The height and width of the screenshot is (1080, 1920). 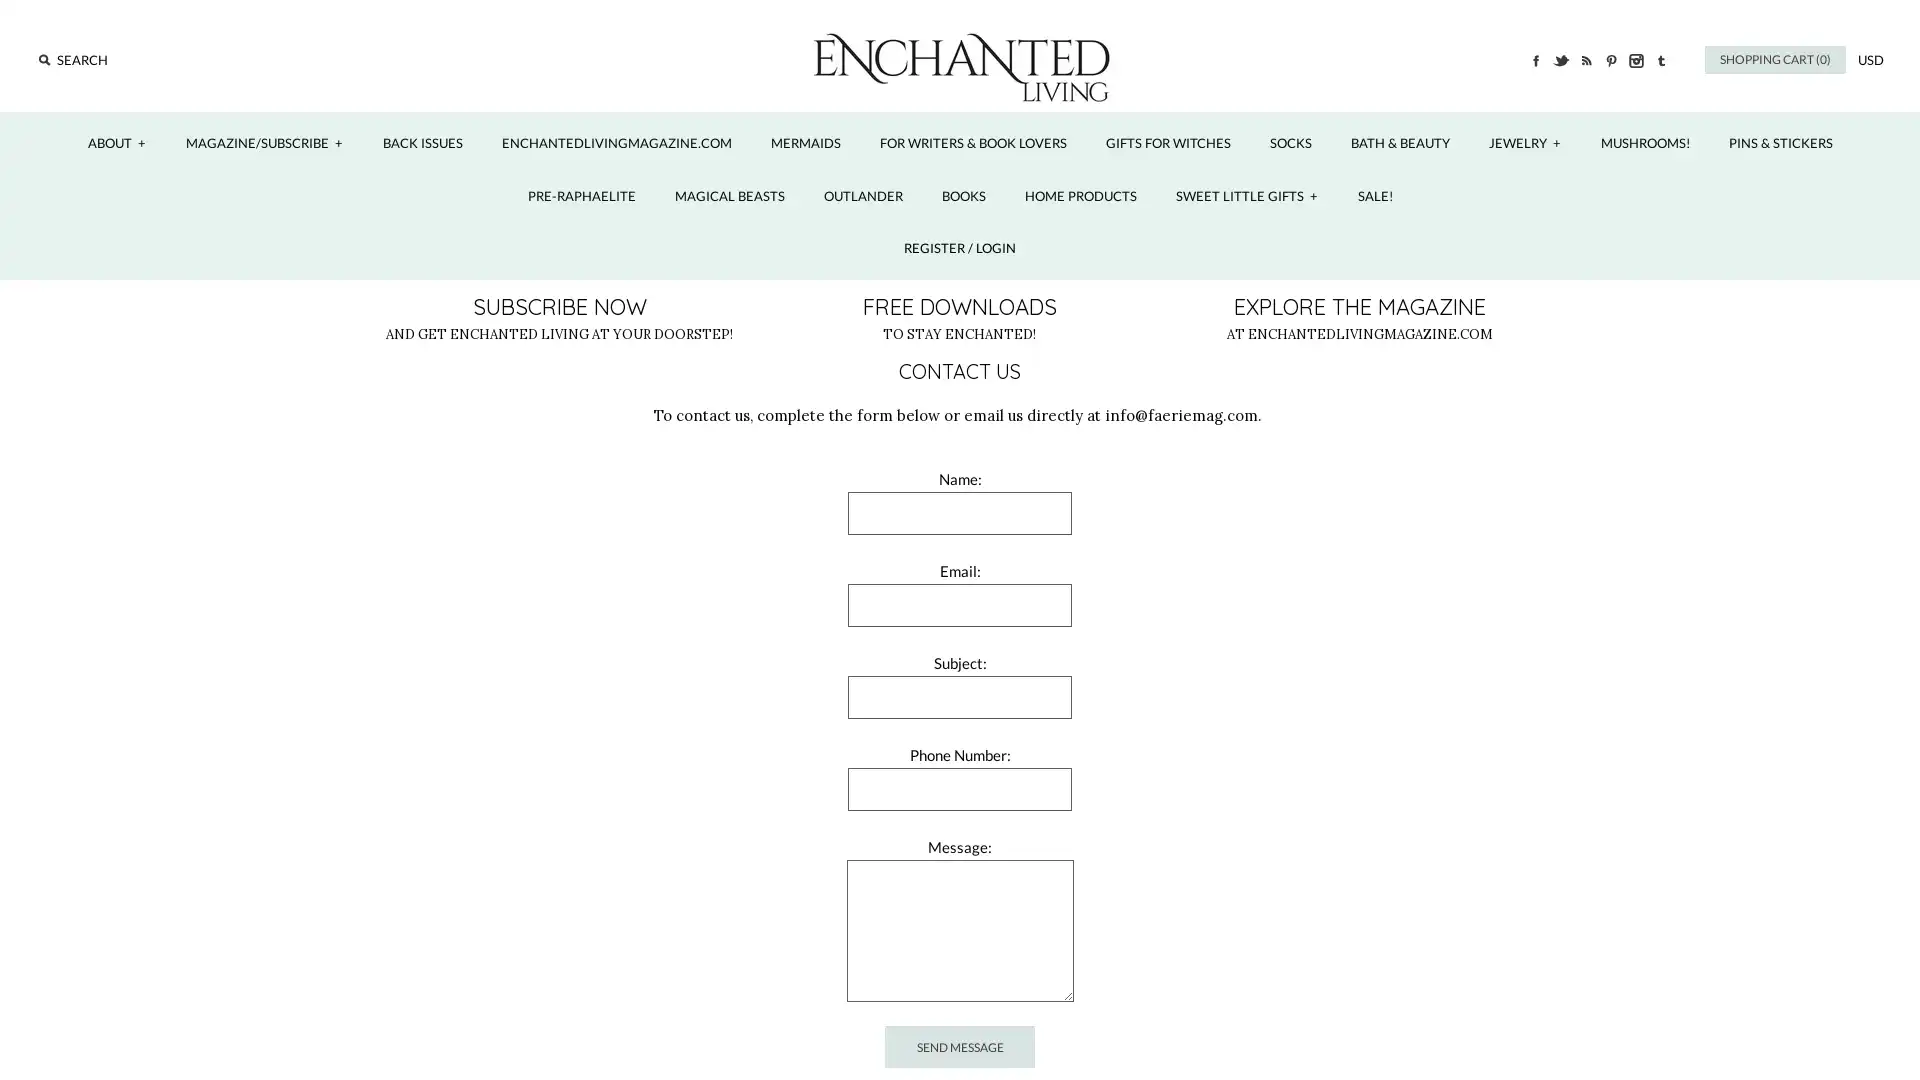 I want to click on Send Message, so click(x=960, y=1045).